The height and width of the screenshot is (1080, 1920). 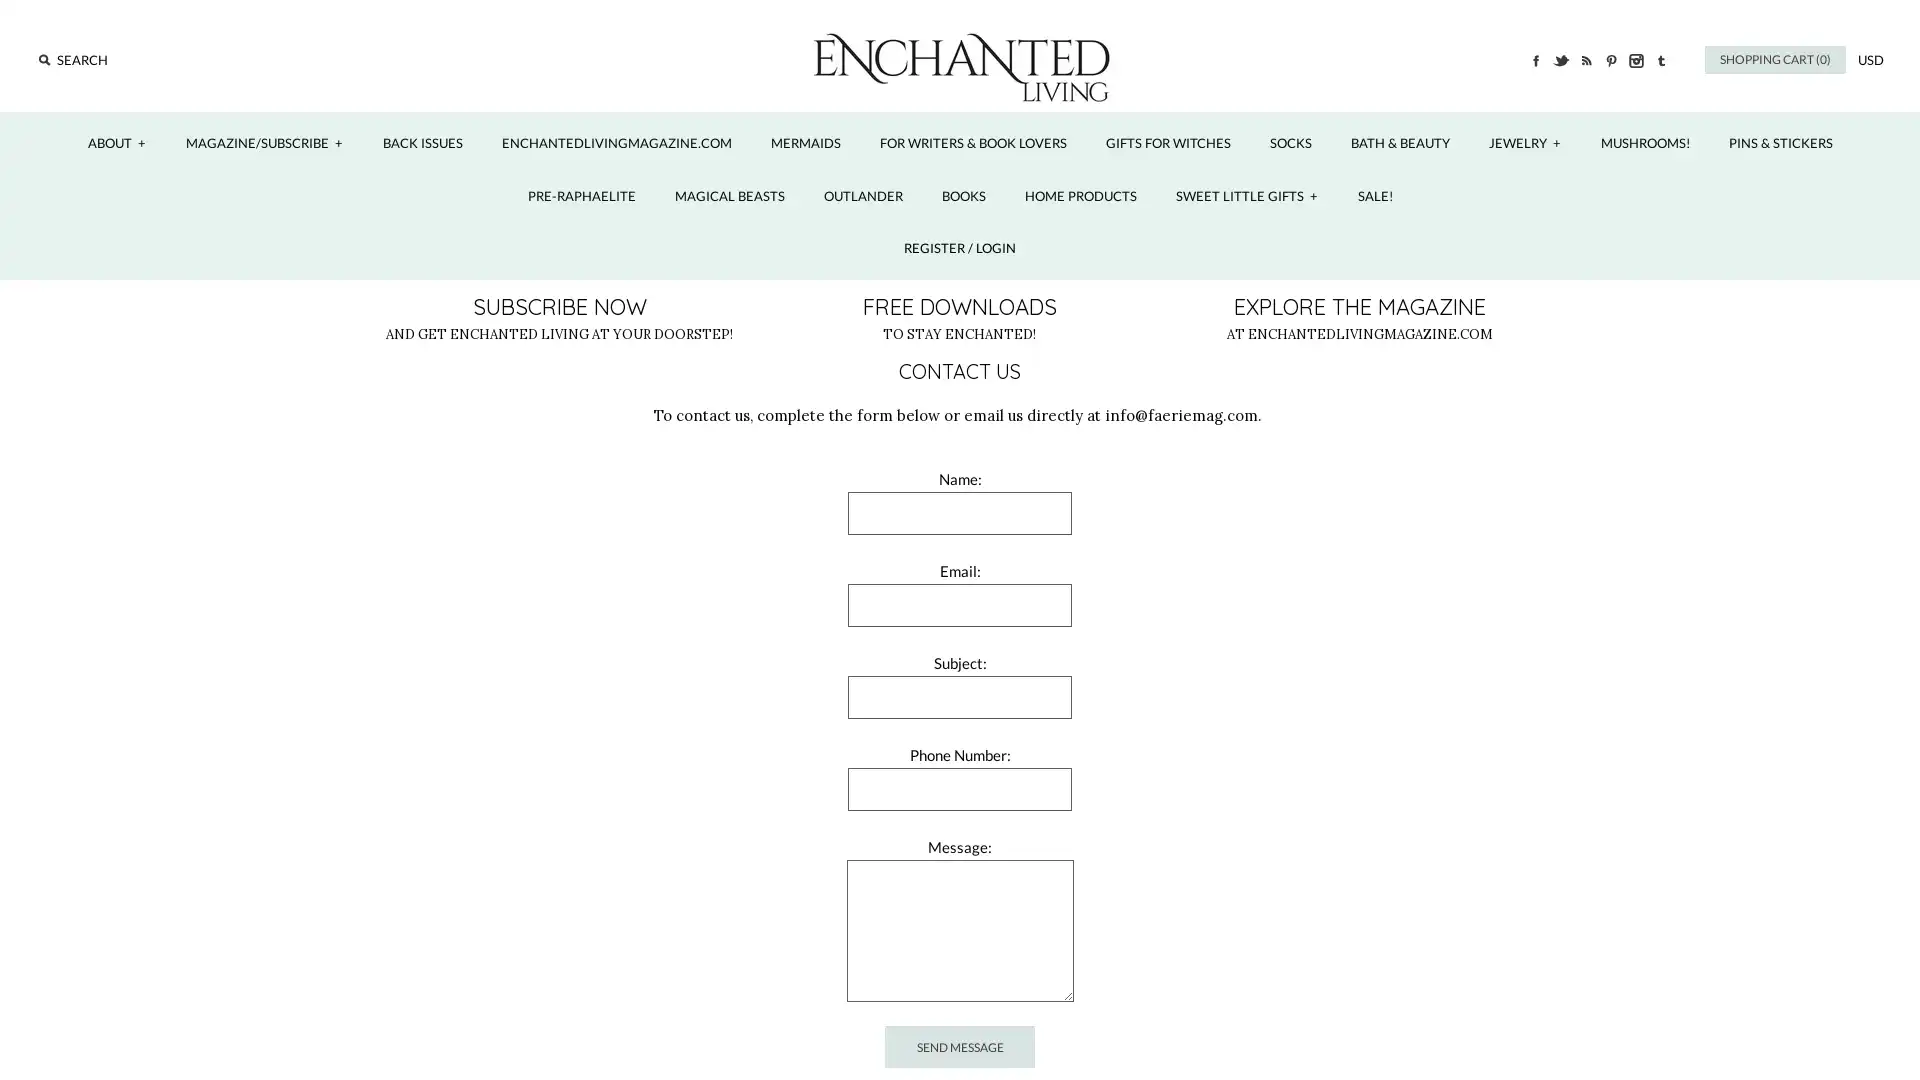 I want to click on Send Message, so click(x=960, y=1045).